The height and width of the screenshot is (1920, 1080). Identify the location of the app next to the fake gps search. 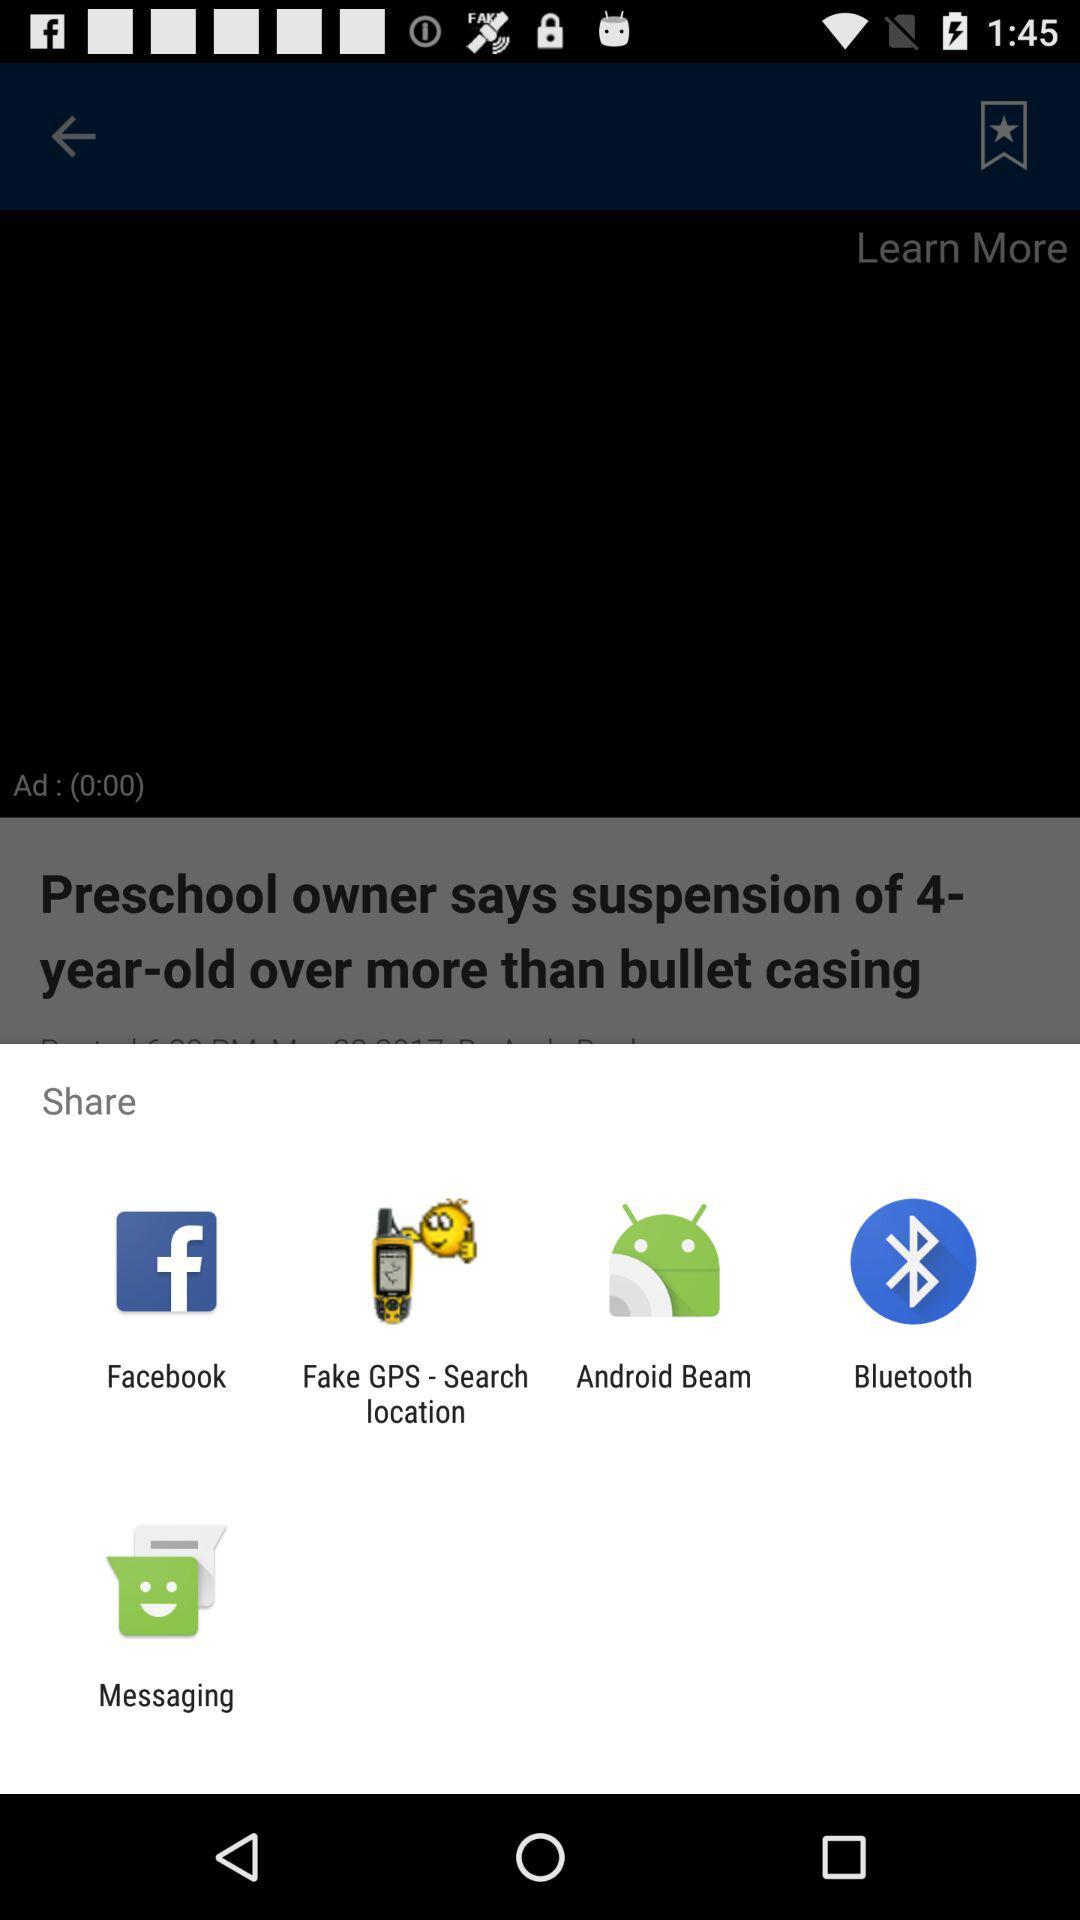
(165, 1392).